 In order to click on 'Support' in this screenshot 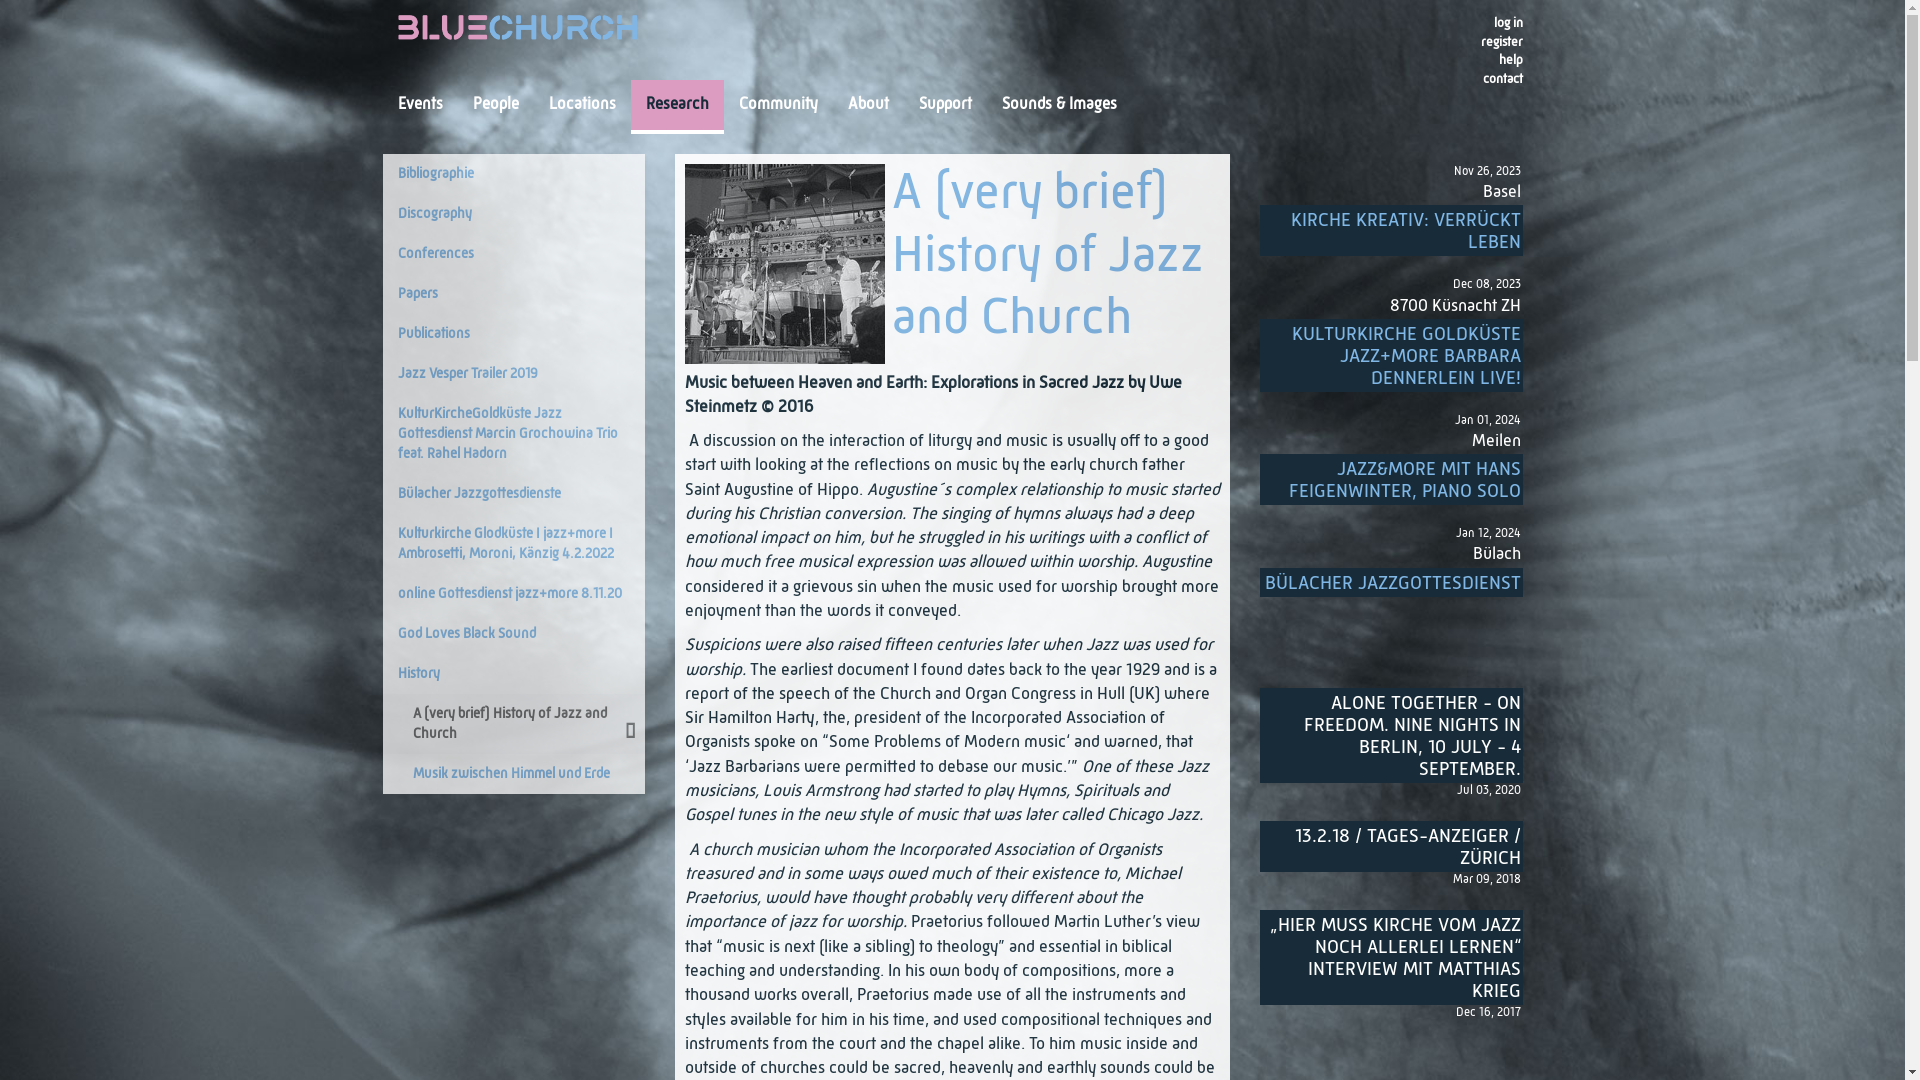, I will do `click(944, 104)`.